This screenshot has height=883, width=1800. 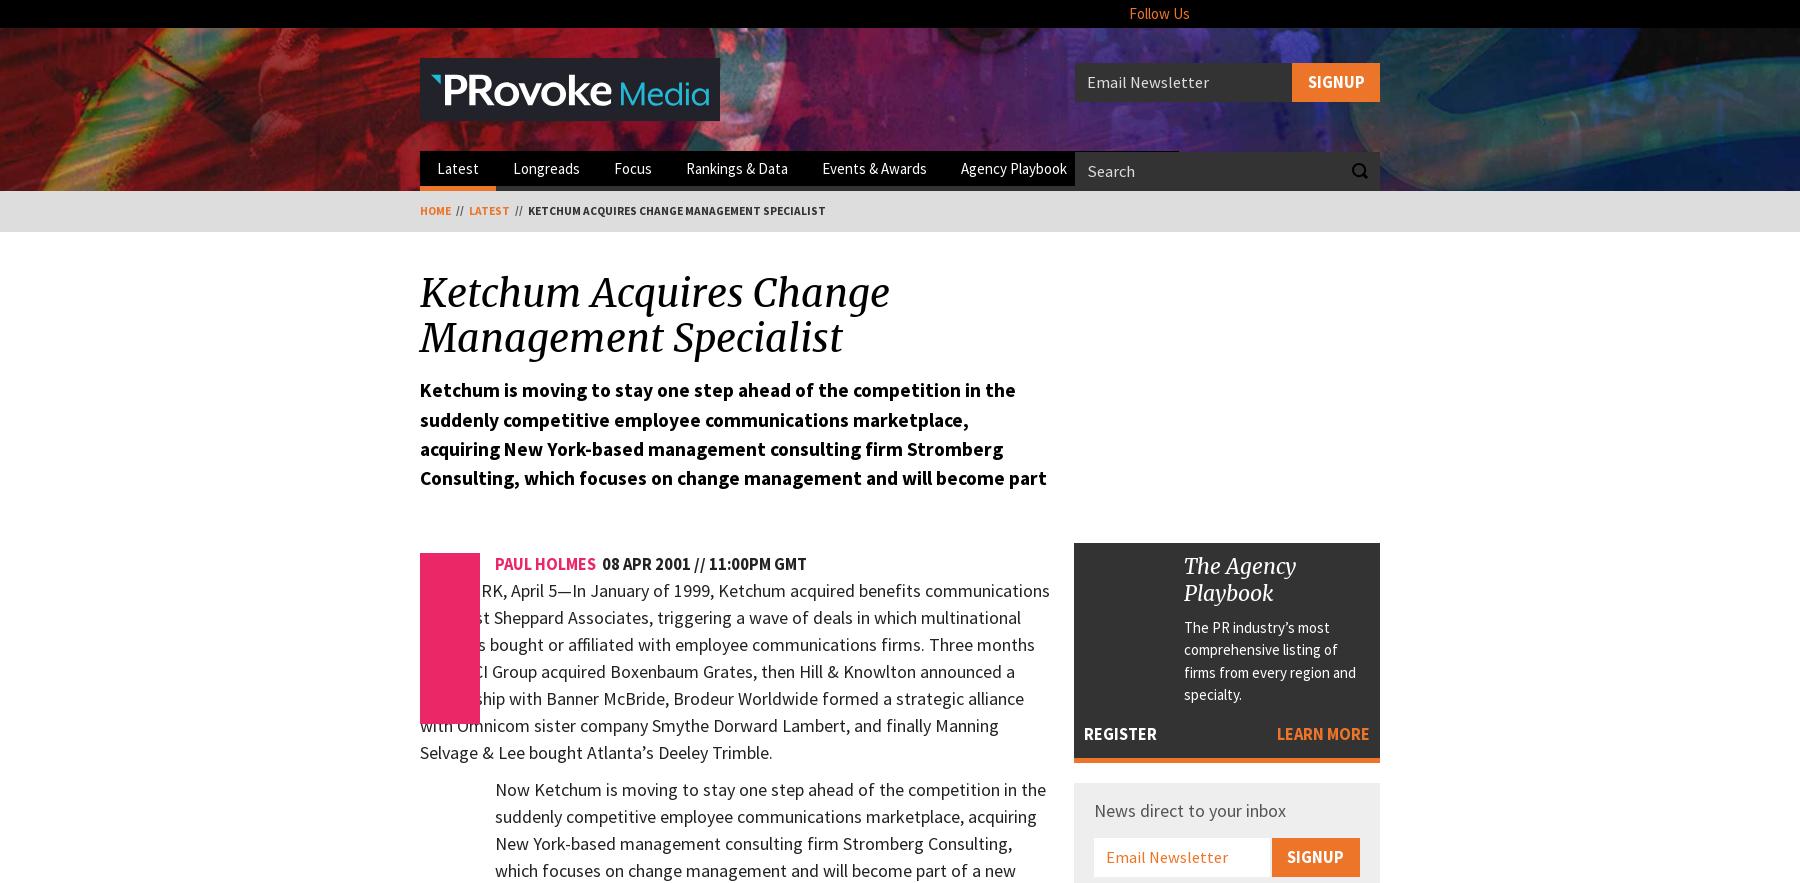 I want to click on 'News direct to your inbox', so click(x=1188, y=808).